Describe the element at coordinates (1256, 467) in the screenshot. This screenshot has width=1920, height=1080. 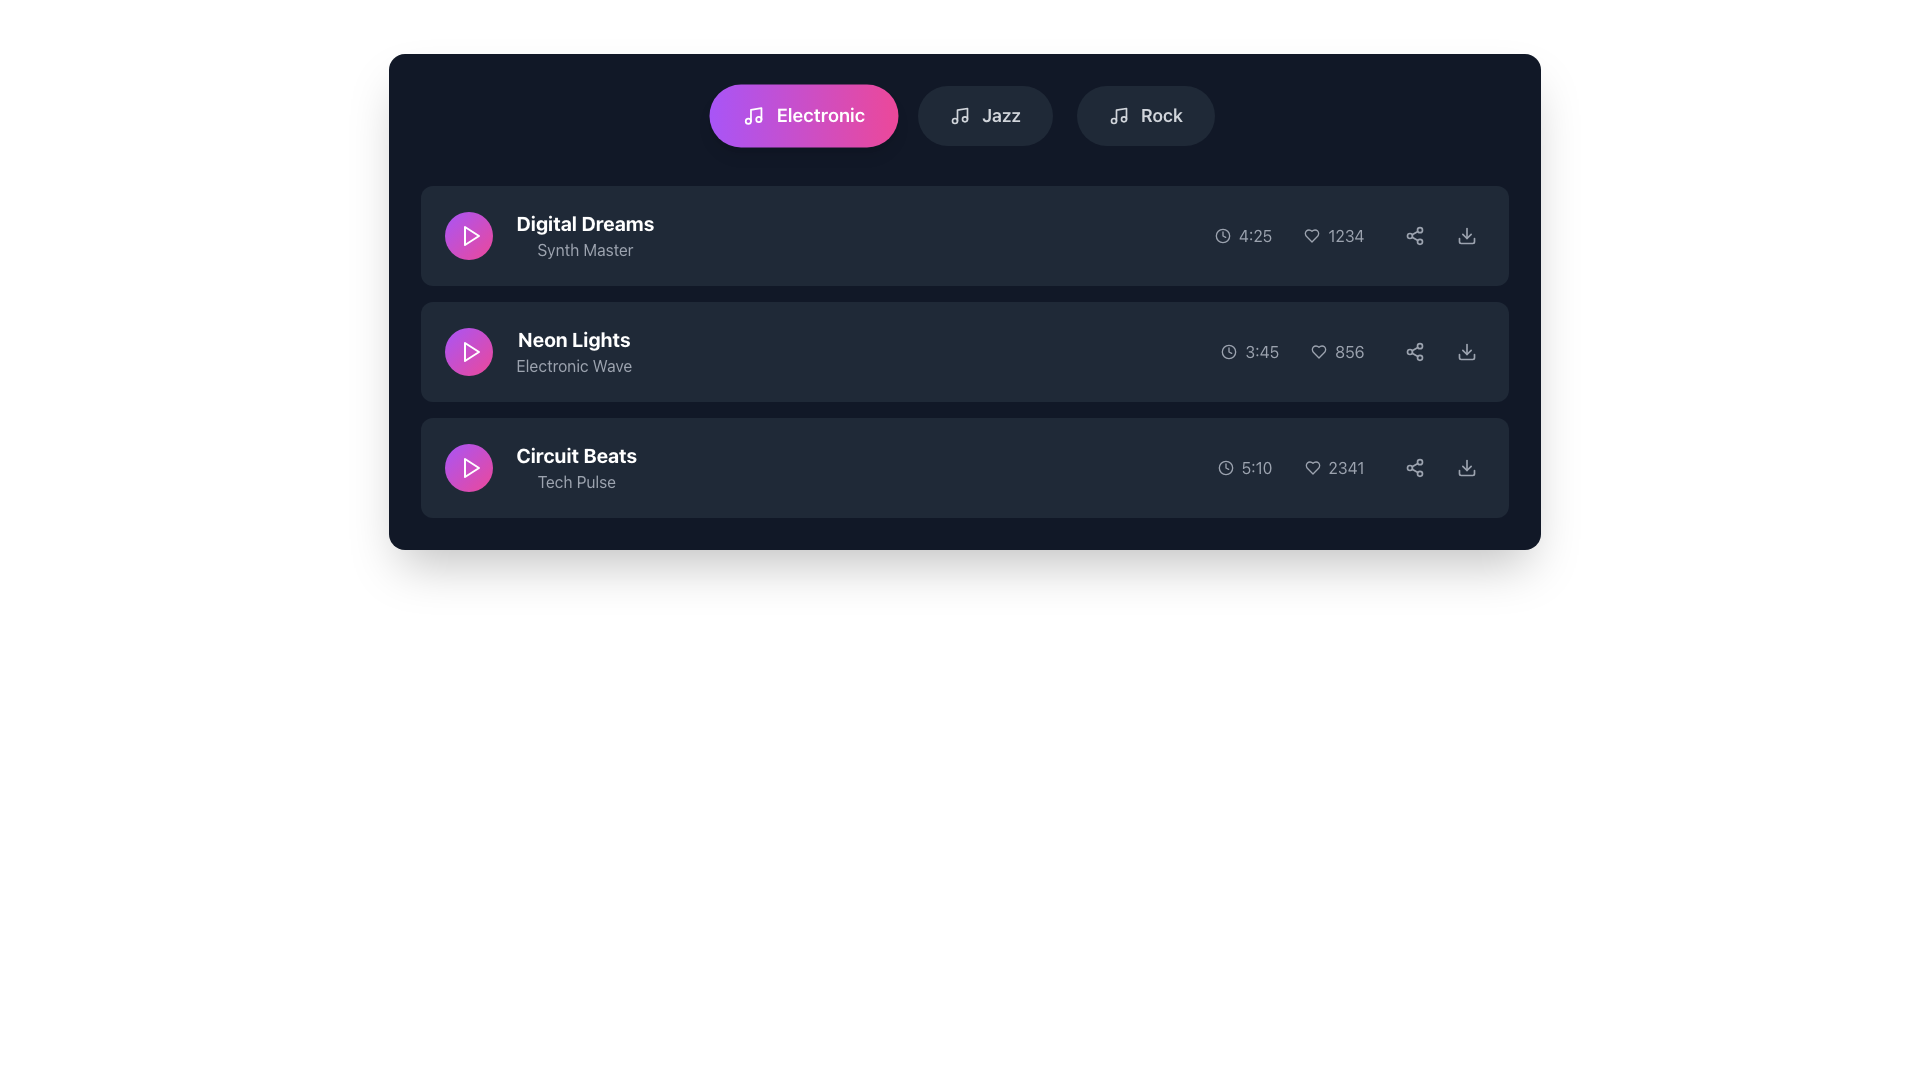
I see `the text label displaying the time '5:10', which is located at the lower-right section of the list item for 'Circuit Beats', aligned with a clock icon and other metadata buttons` at that location.